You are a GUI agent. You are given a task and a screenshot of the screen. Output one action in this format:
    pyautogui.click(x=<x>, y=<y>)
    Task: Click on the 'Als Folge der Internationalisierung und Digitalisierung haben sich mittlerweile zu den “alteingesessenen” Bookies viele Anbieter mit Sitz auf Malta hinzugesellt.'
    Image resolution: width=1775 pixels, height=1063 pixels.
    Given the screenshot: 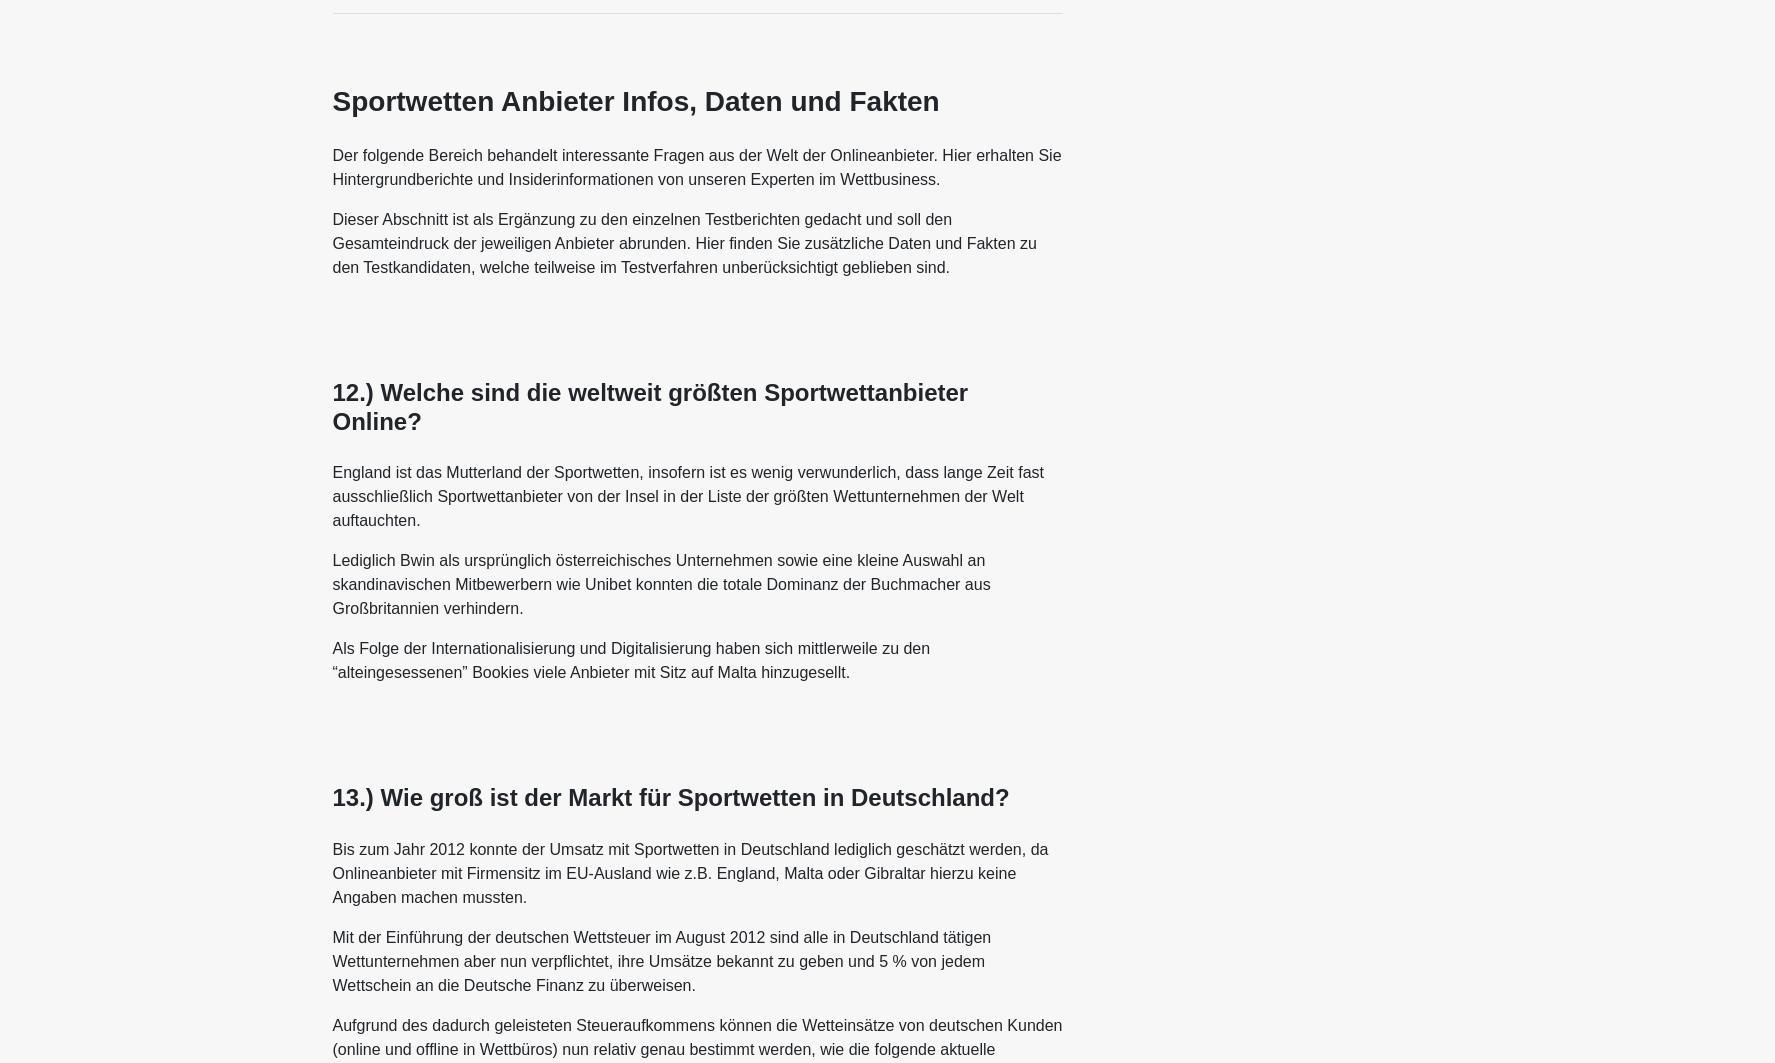 What is the action you would take?
    pyautogui.click(x=631, y=659)
    